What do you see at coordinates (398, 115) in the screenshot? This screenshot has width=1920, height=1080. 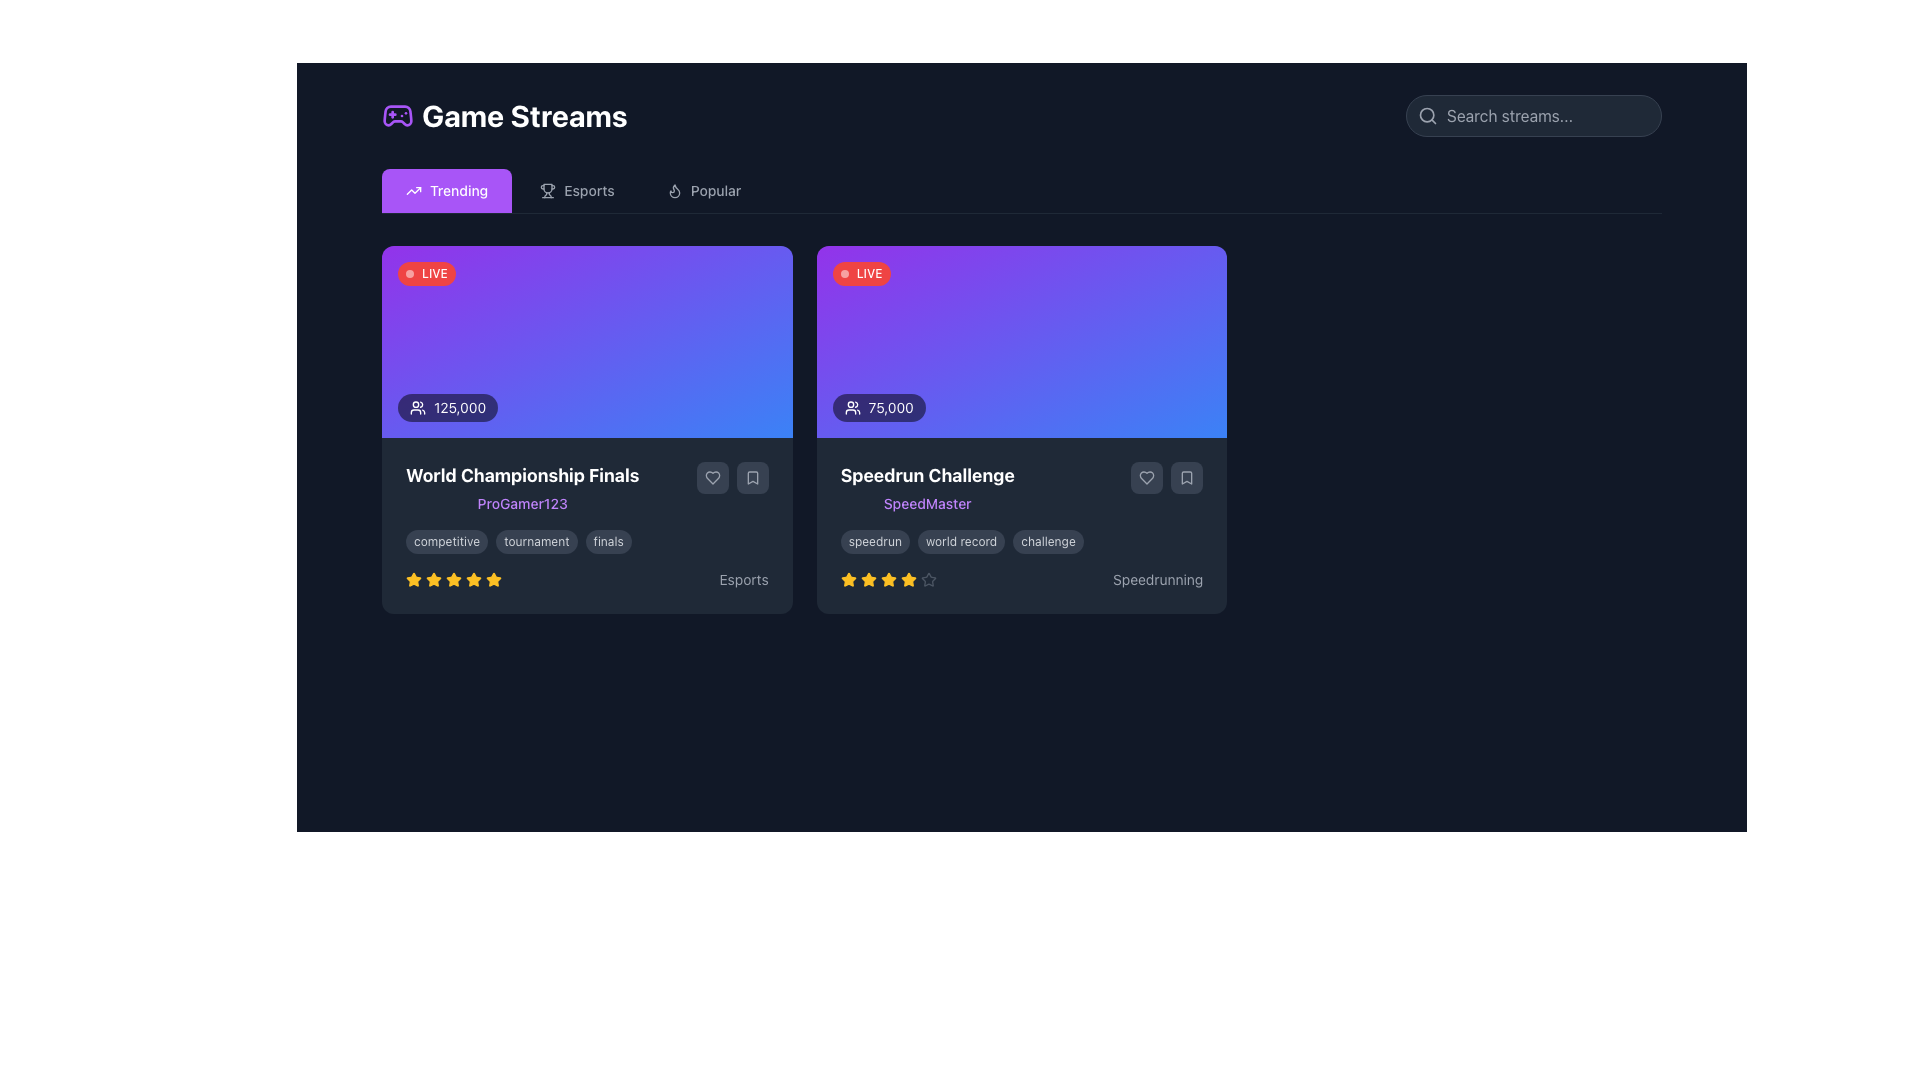 I see `the gaming-related icon positioned to the left of the 'Game Streams' heading at the top of the application interface` at bounding box center [398, 115].